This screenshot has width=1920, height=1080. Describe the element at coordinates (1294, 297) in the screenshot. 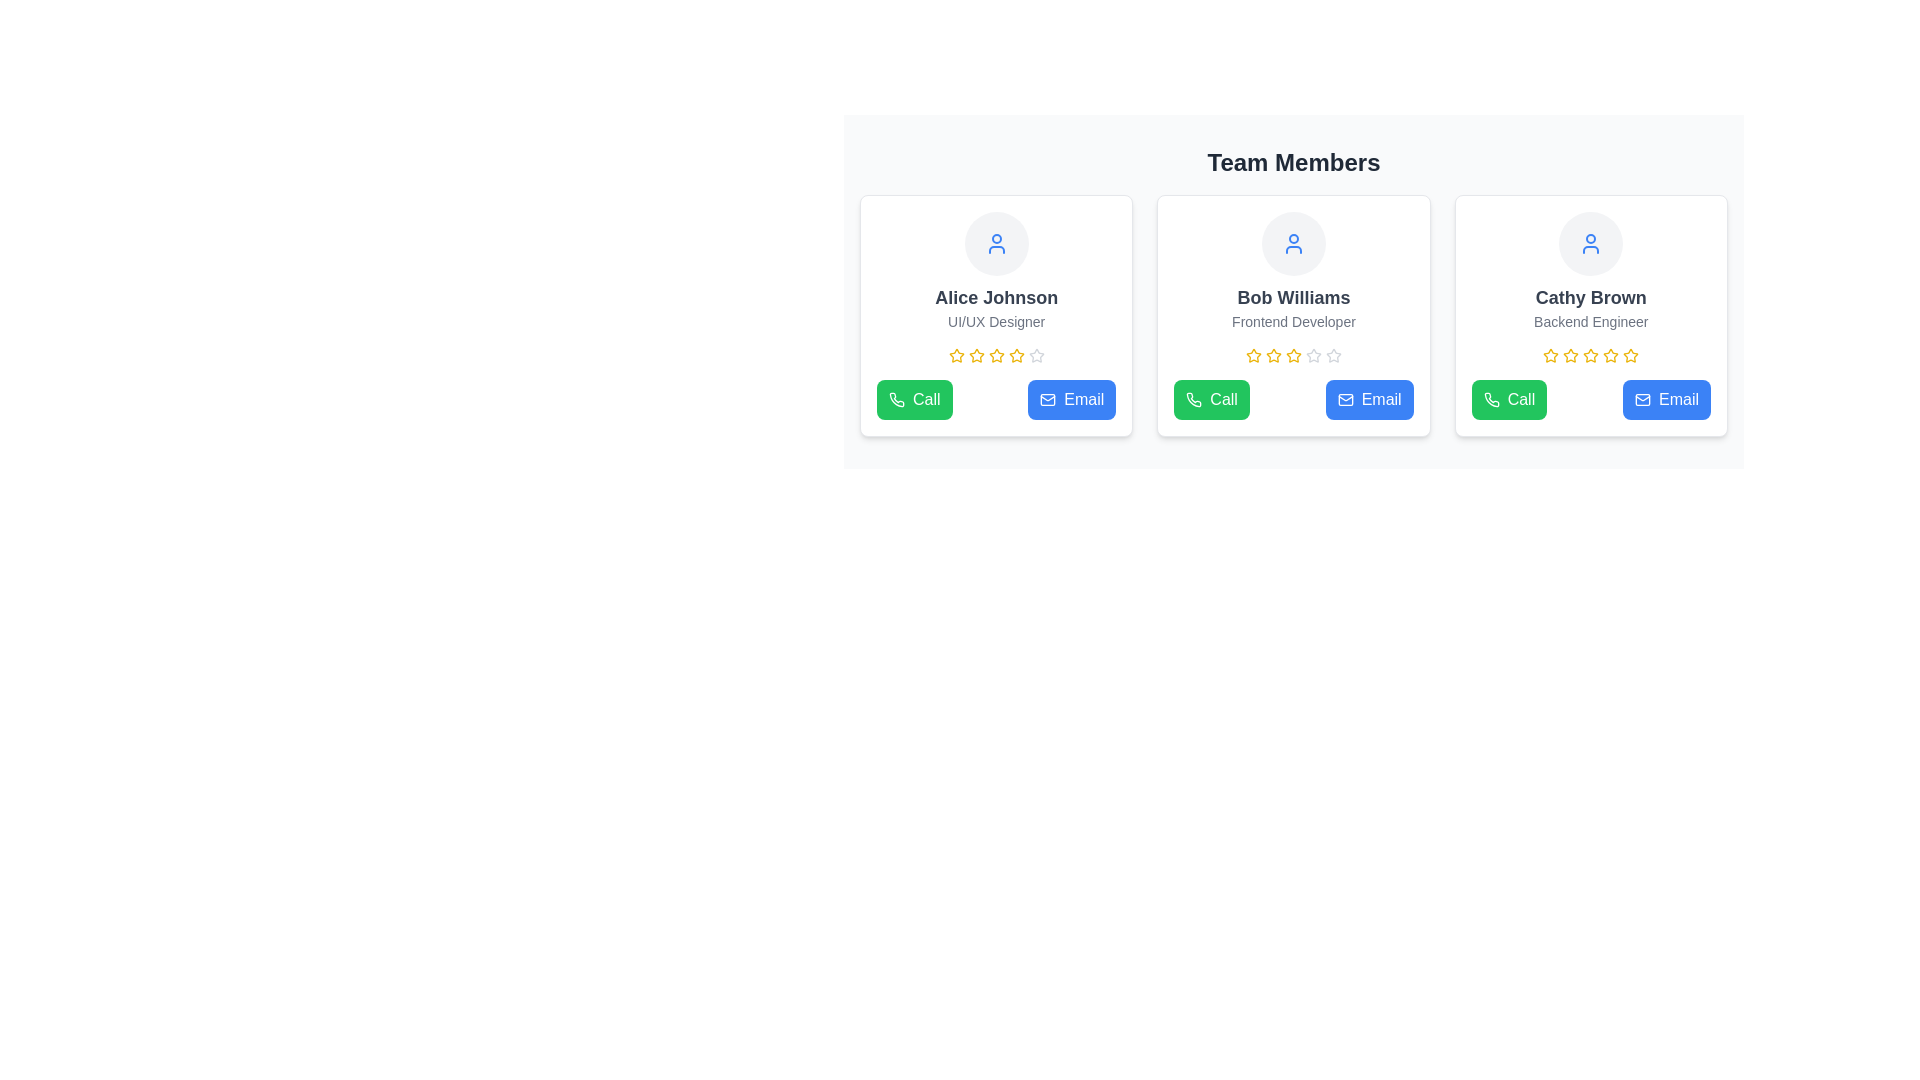

I see `the static text display that shows the name of a team member, located above the text 'Frontend Developer' in the profile card of the team members section` at that location.